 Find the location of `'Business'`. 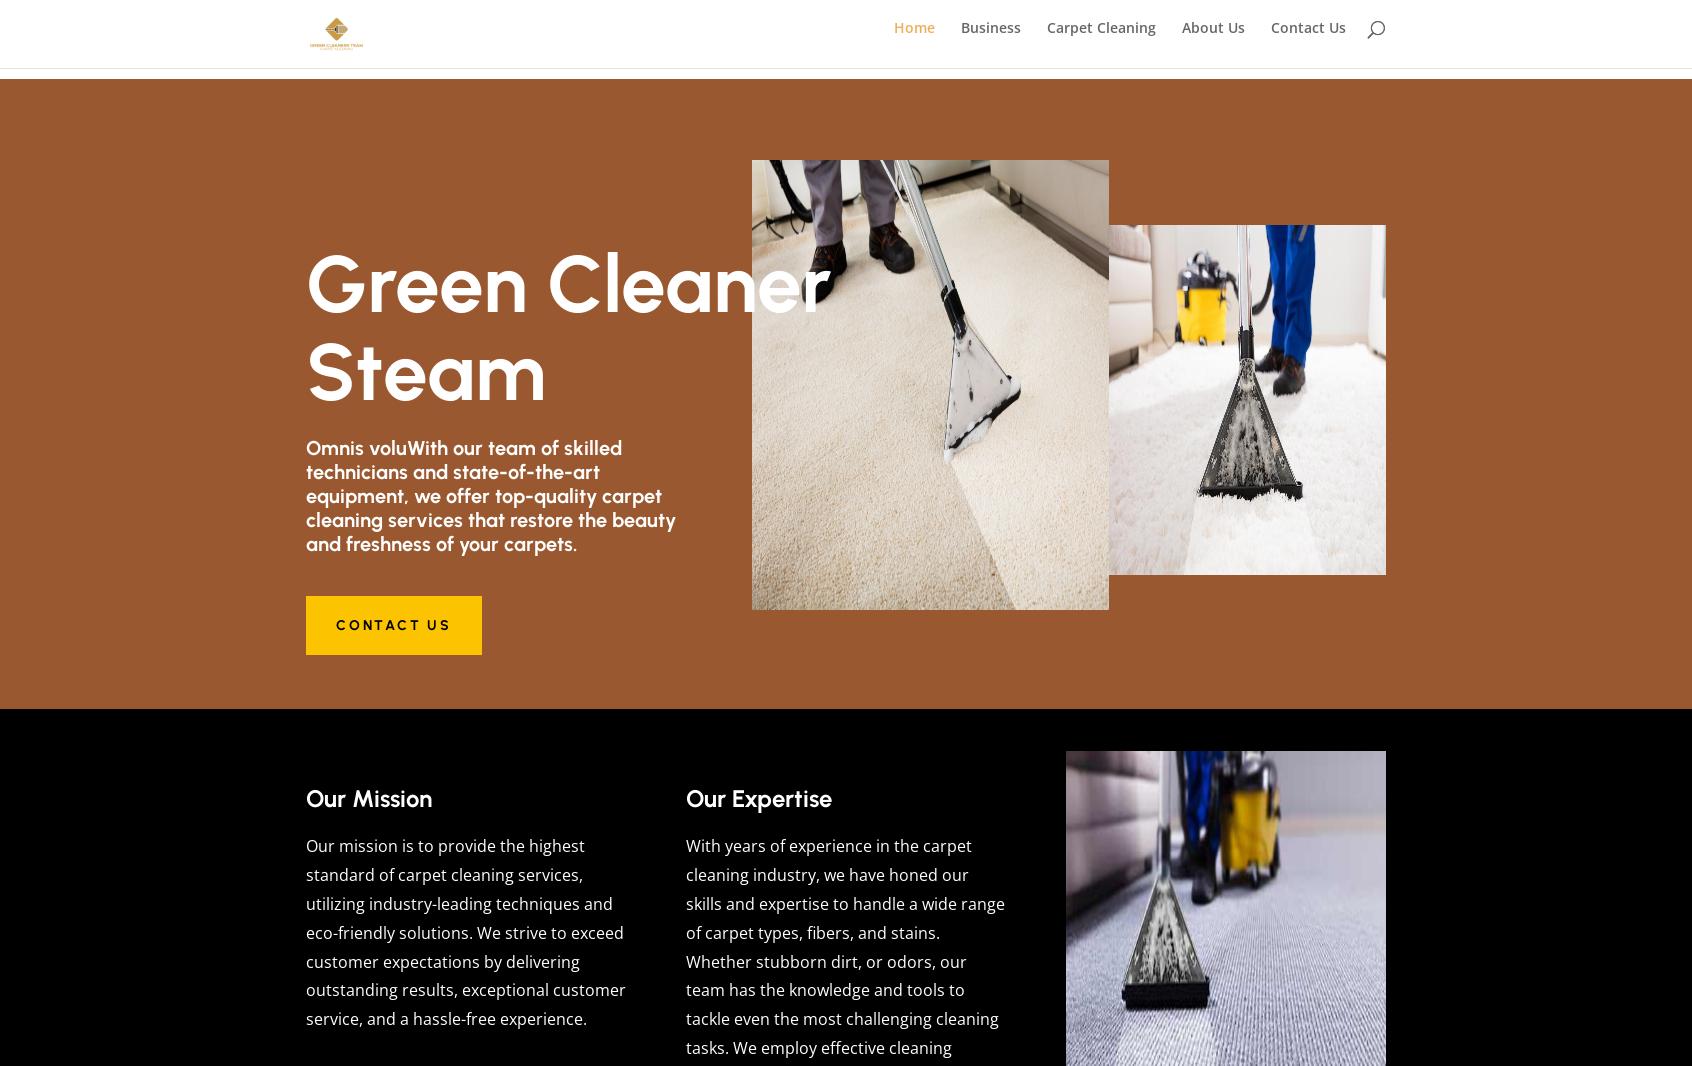

'Business' is located at coordinates (961, 38).